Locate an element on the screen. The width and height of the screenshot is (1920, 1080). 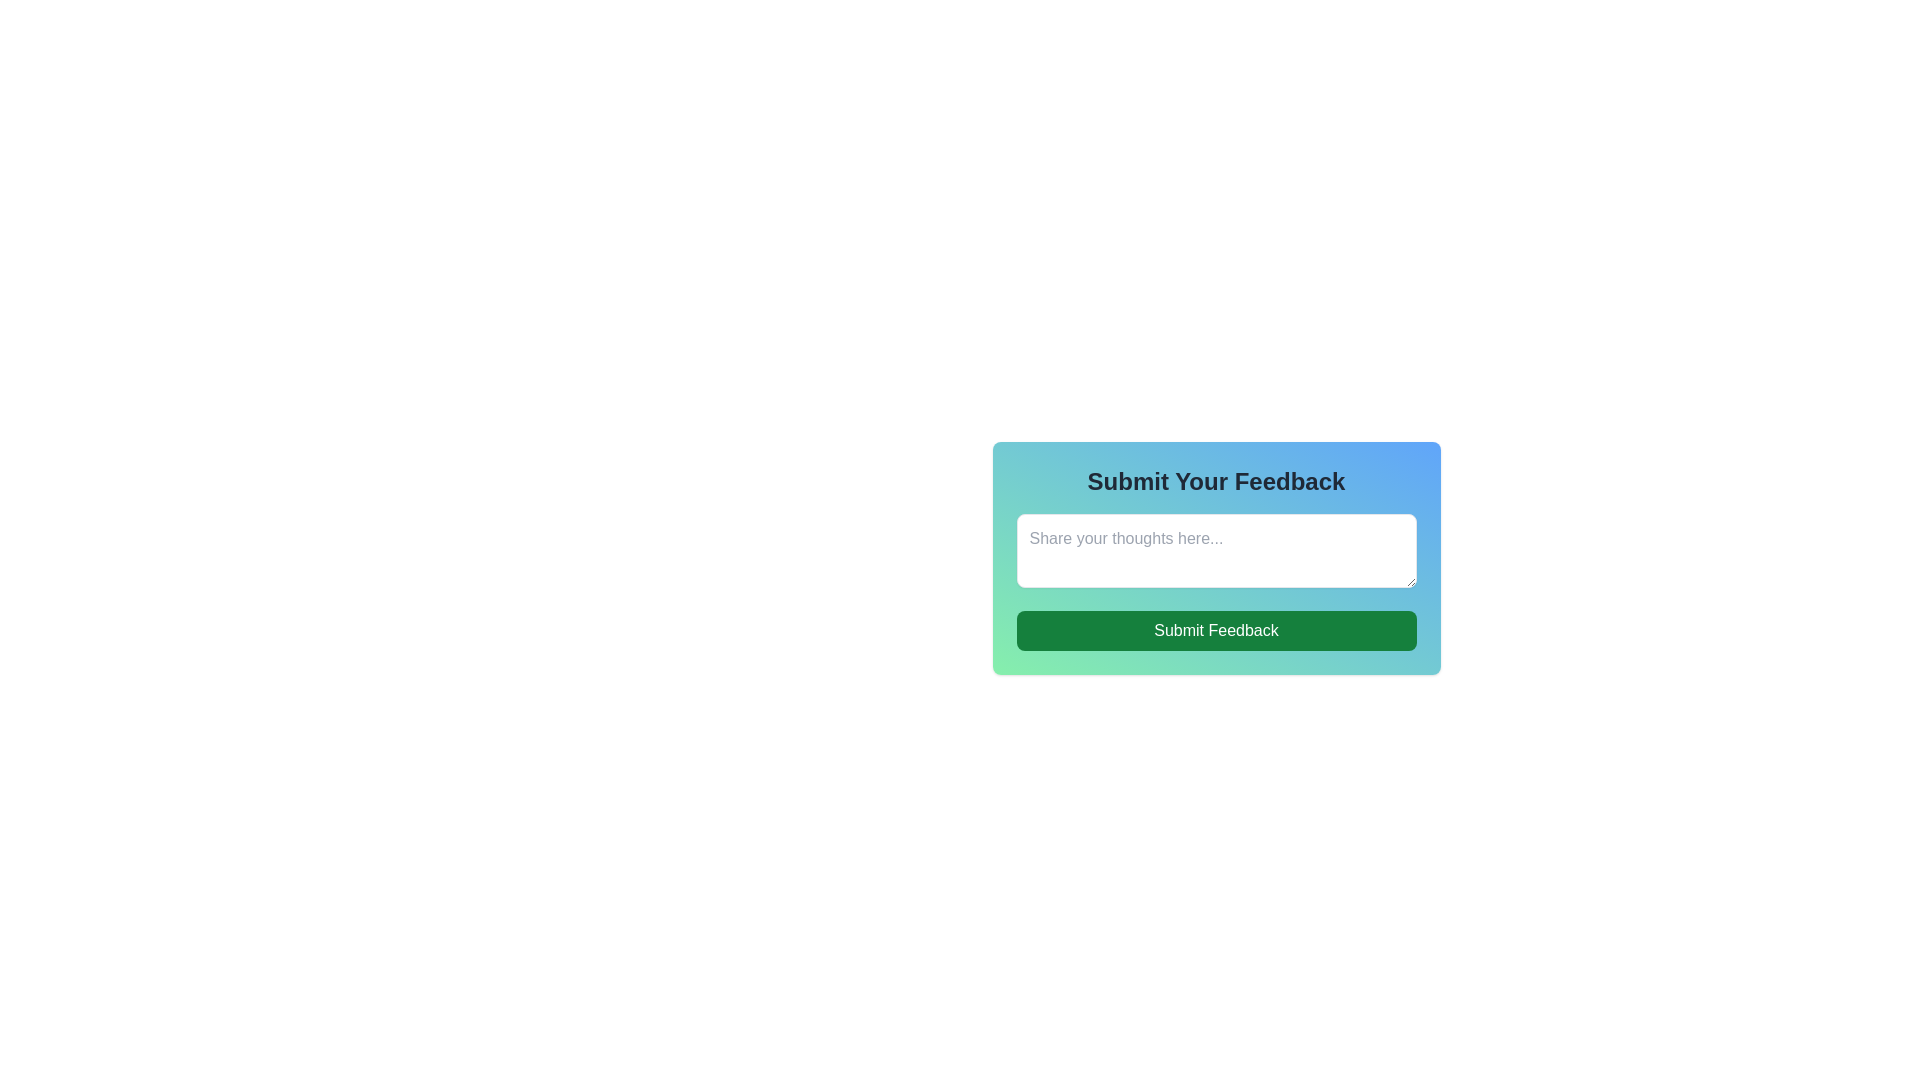
the 'Submit Feedback' button, which is a green rectangular button with white text at the bottom of the feedback form, to observe the hover effect is located at coordinates (1215, 631).